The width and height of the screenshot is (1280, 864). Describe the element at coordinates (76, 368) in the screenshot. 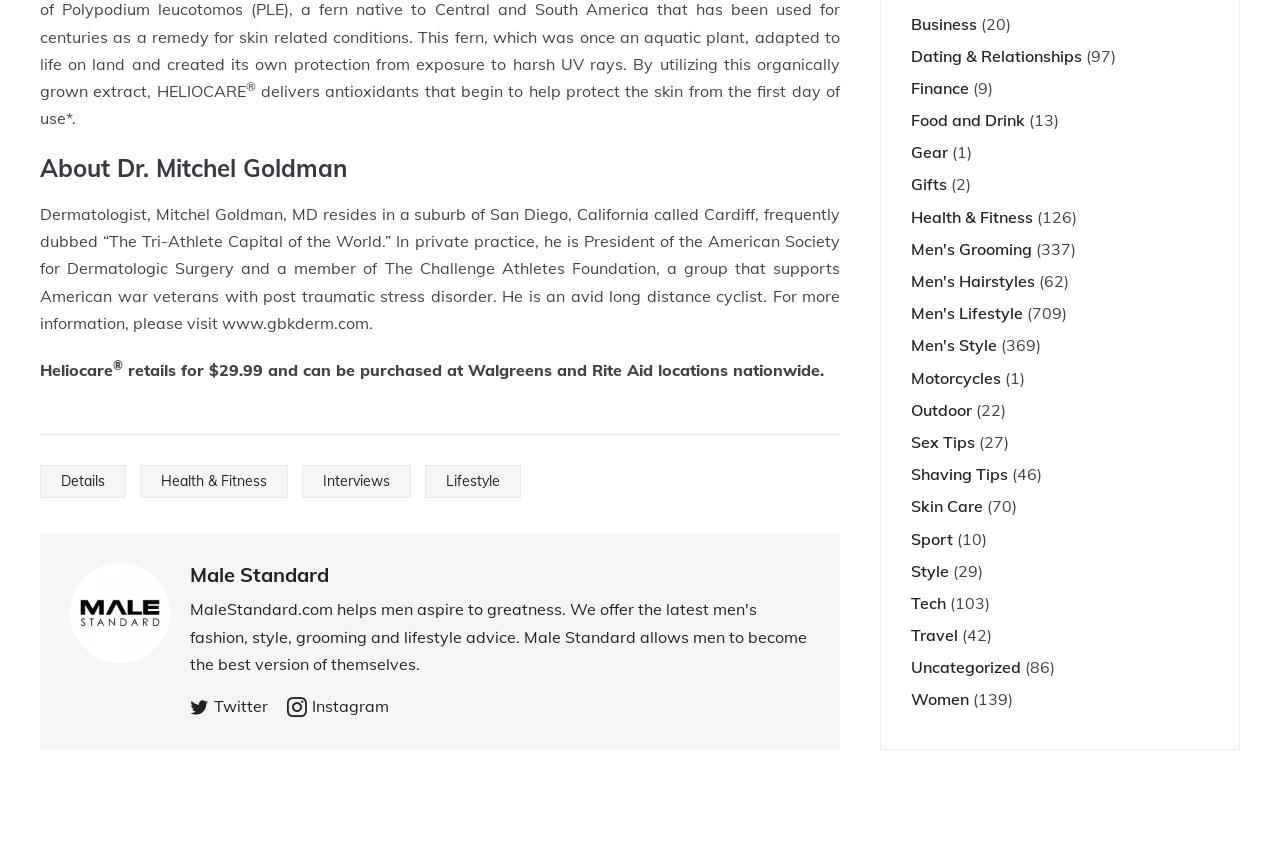

I see `'Heliocare'` at that location.